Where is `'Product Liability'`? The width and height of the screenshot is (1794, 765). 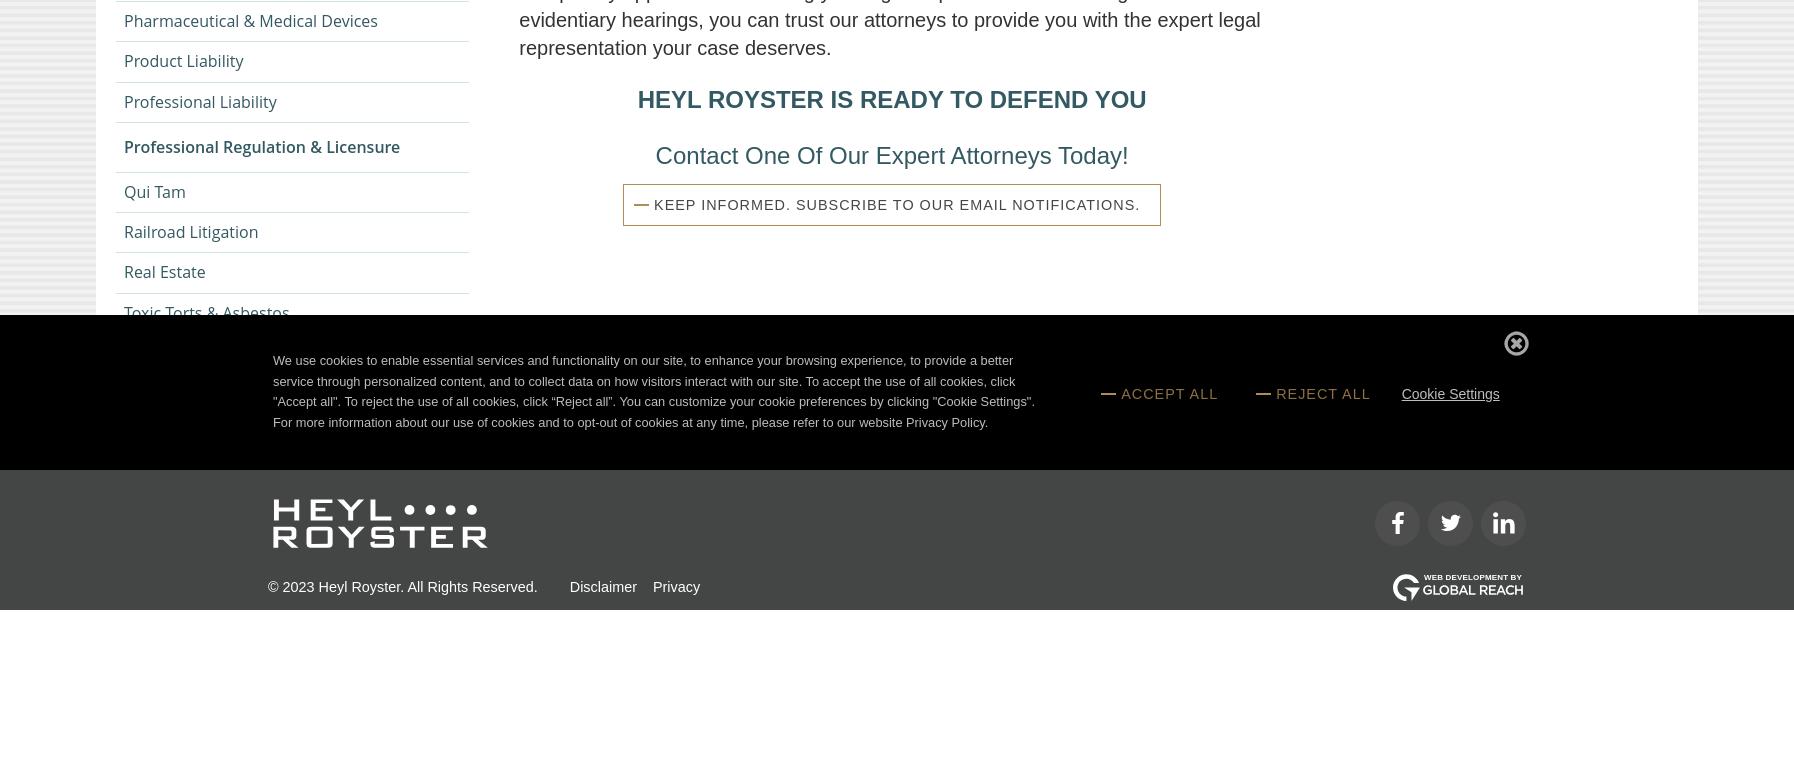 'Product Liability' is located at coordinates (182, 60).